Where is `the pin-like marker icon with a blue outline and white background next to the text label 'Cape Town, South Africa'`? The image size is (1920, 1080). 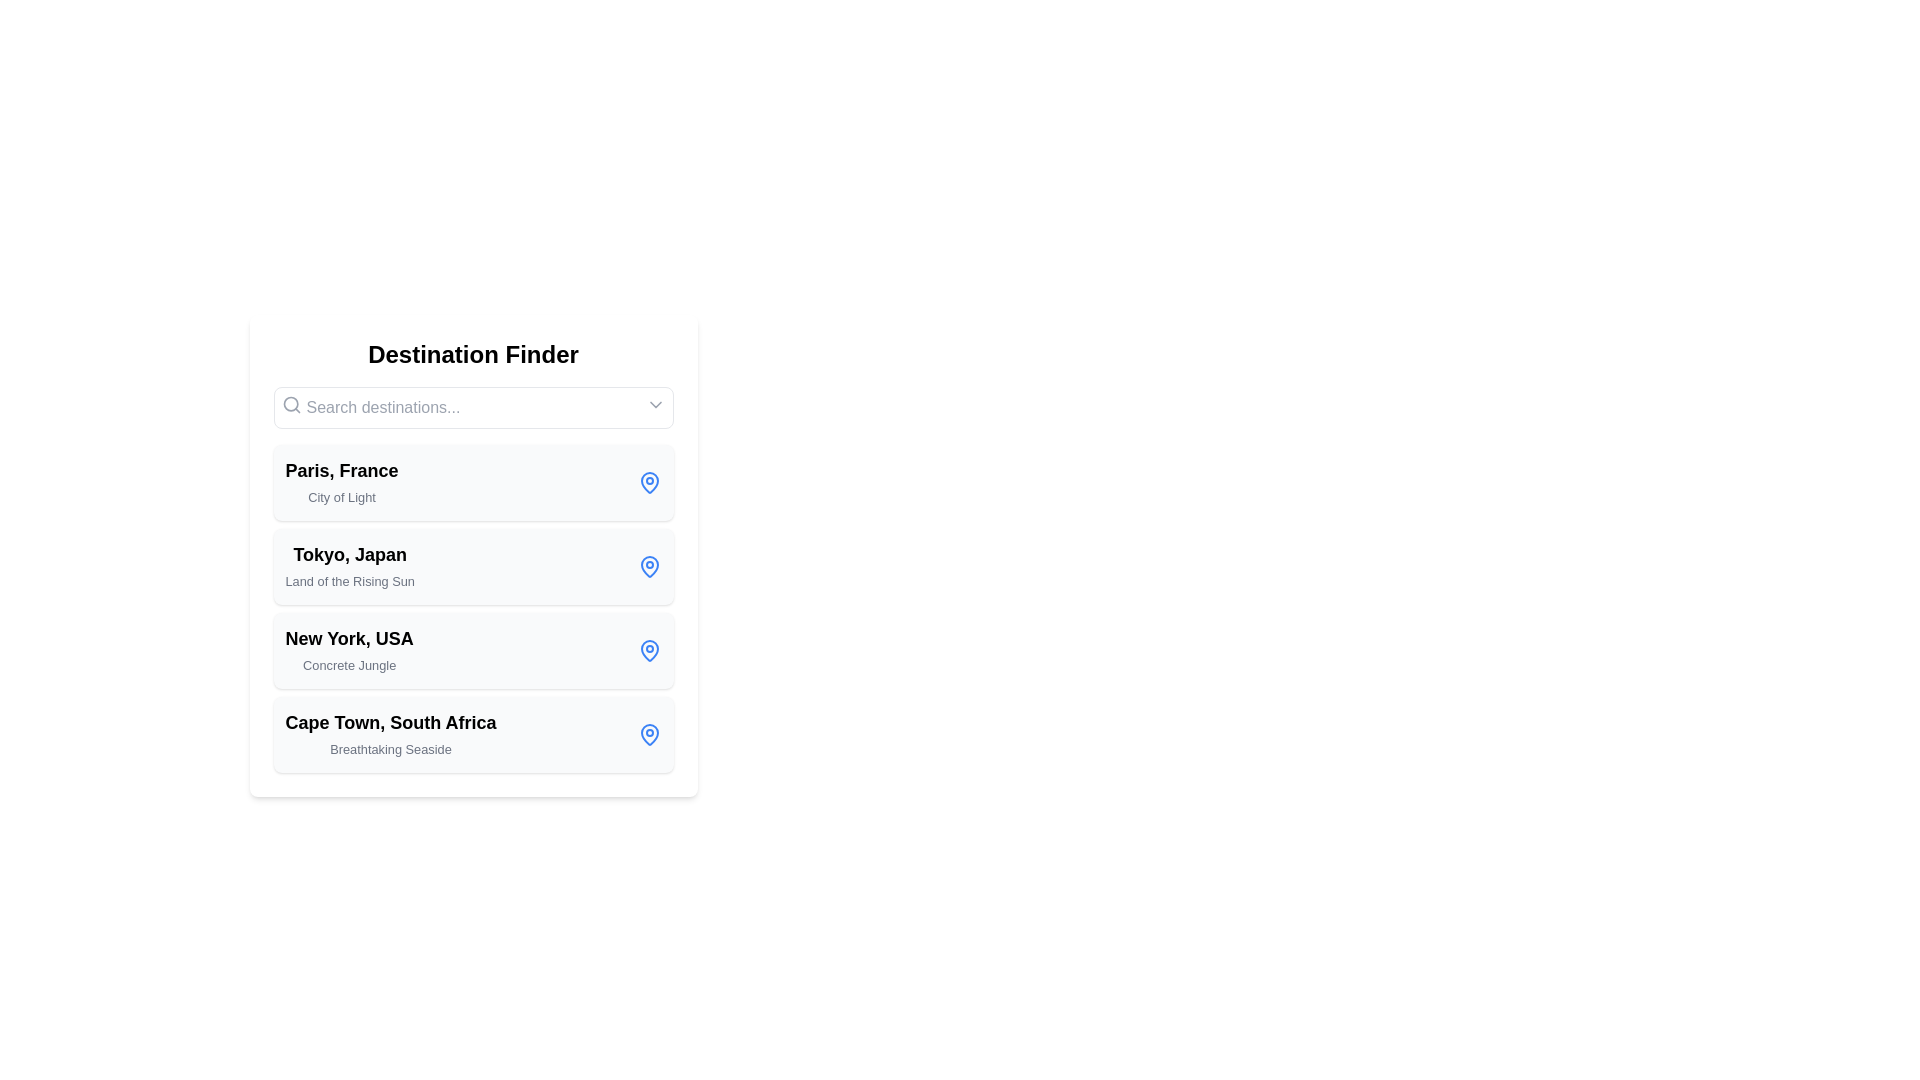
the pin-like marker icon with a blue outline and white background next to the text label 'Cape Town, South Africa' is located at coordinates (649, 735).